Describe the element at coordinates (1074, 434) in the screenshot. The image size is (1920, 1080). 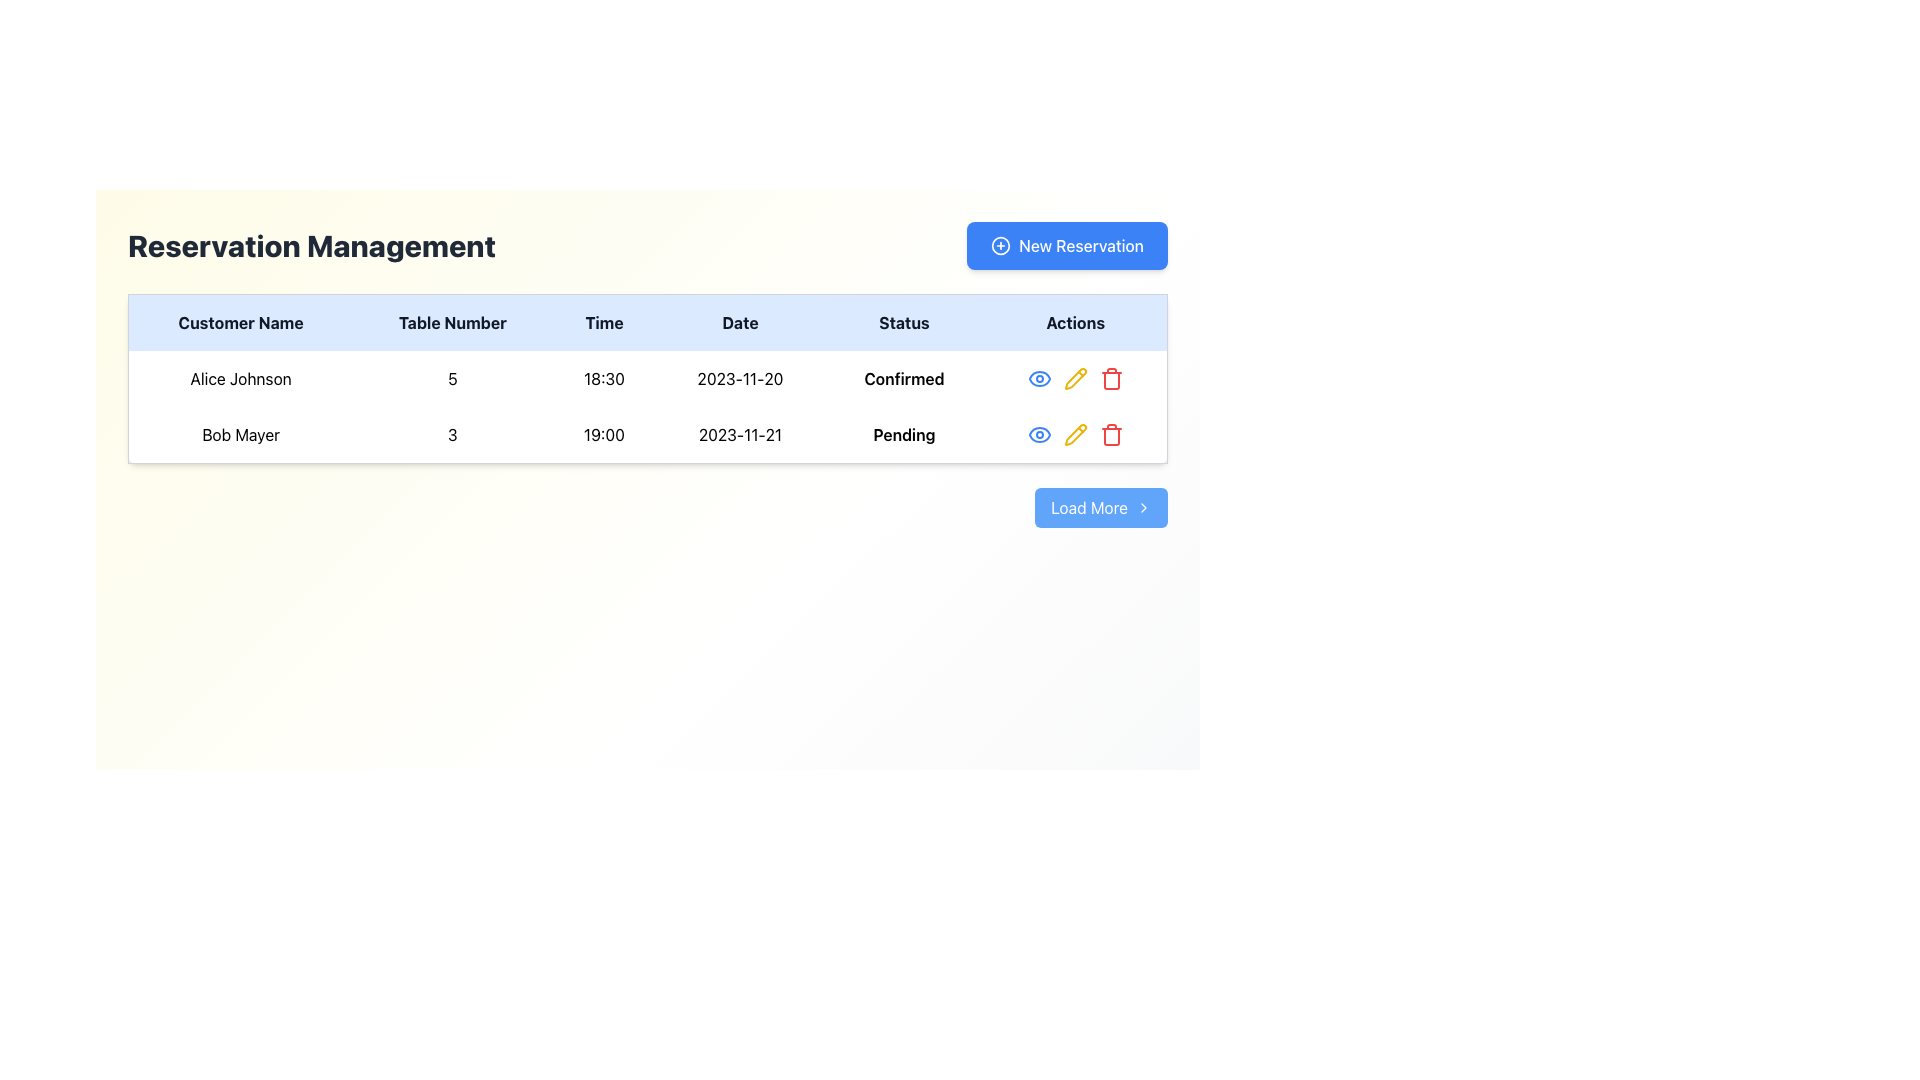
I see `the yellow pencil icon button in the 'Actions' column of the table row for the customer 'Bob Mayer', which is the second icon in a sequence of three, located in the middle of the 'Reservation Management' section` at that location.